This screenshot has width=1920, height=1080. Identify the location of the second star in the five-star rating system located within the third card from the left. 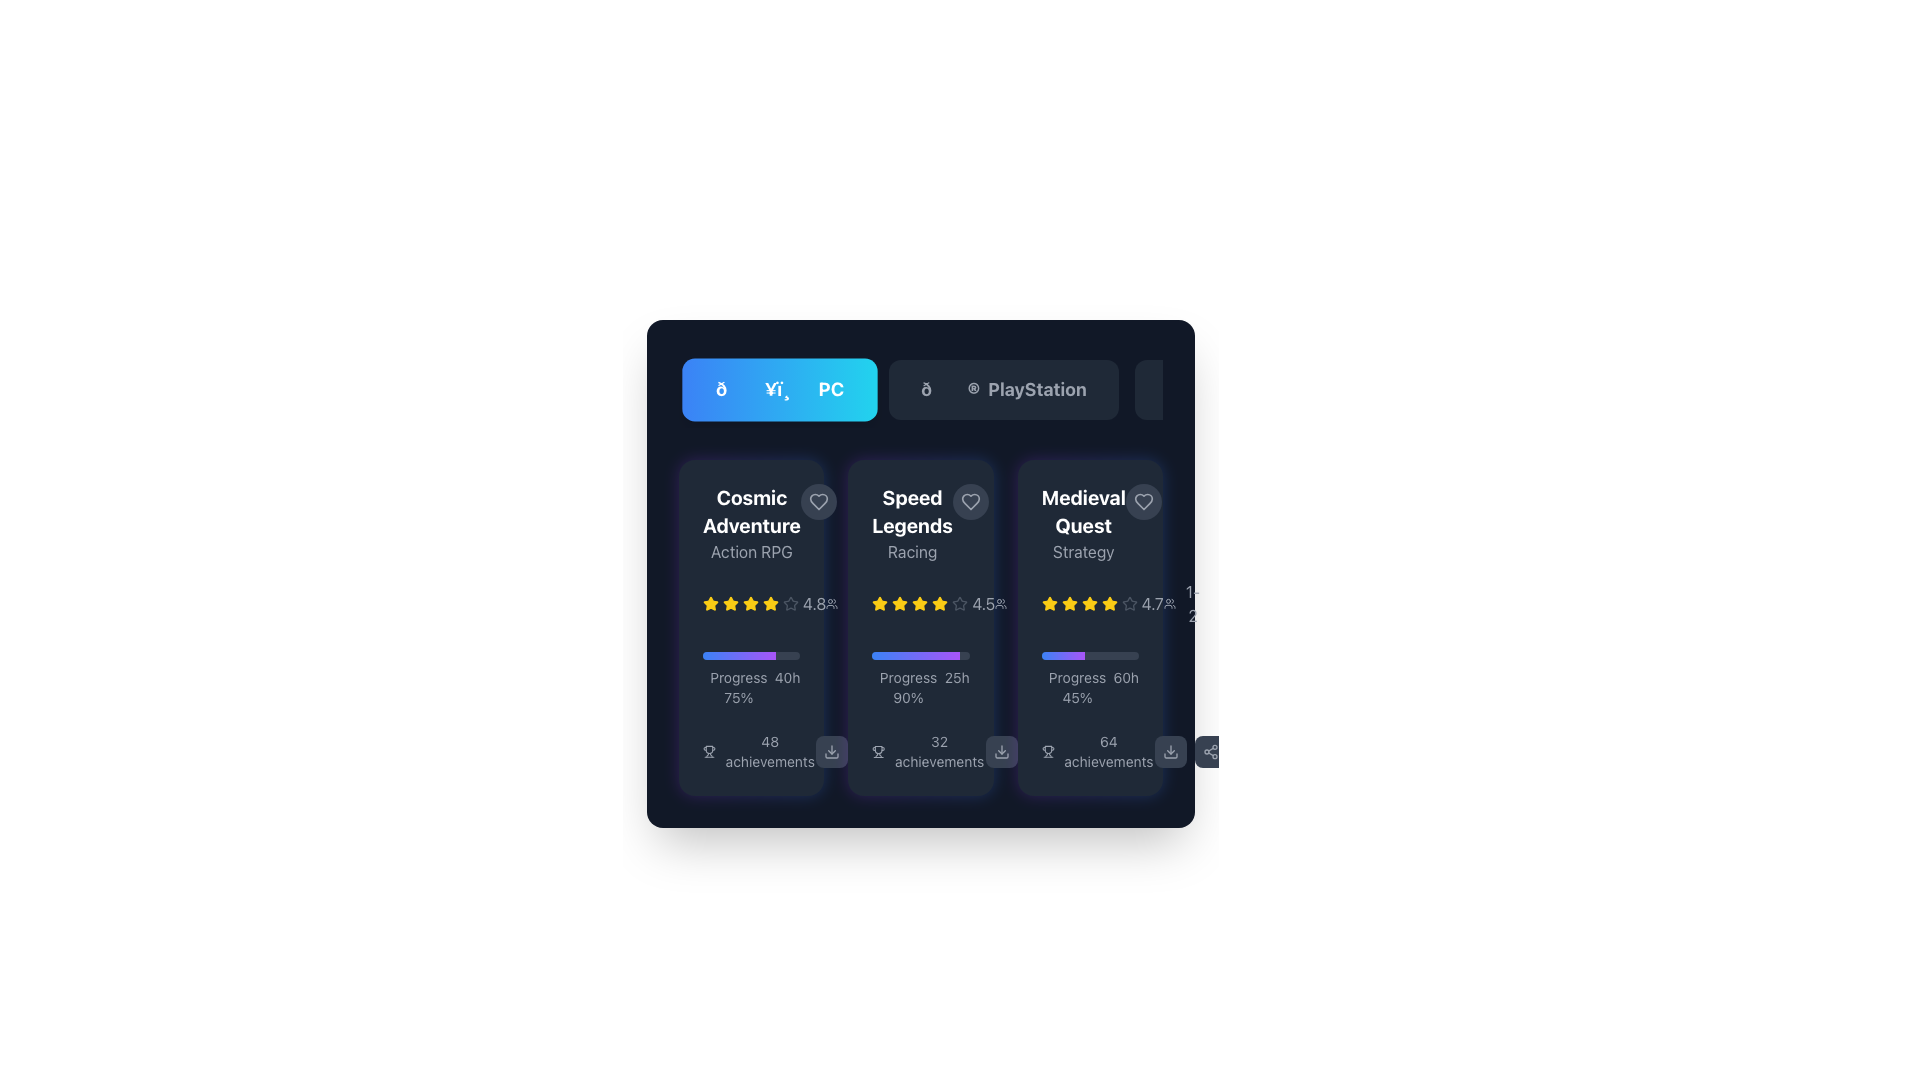
(1068, 603).